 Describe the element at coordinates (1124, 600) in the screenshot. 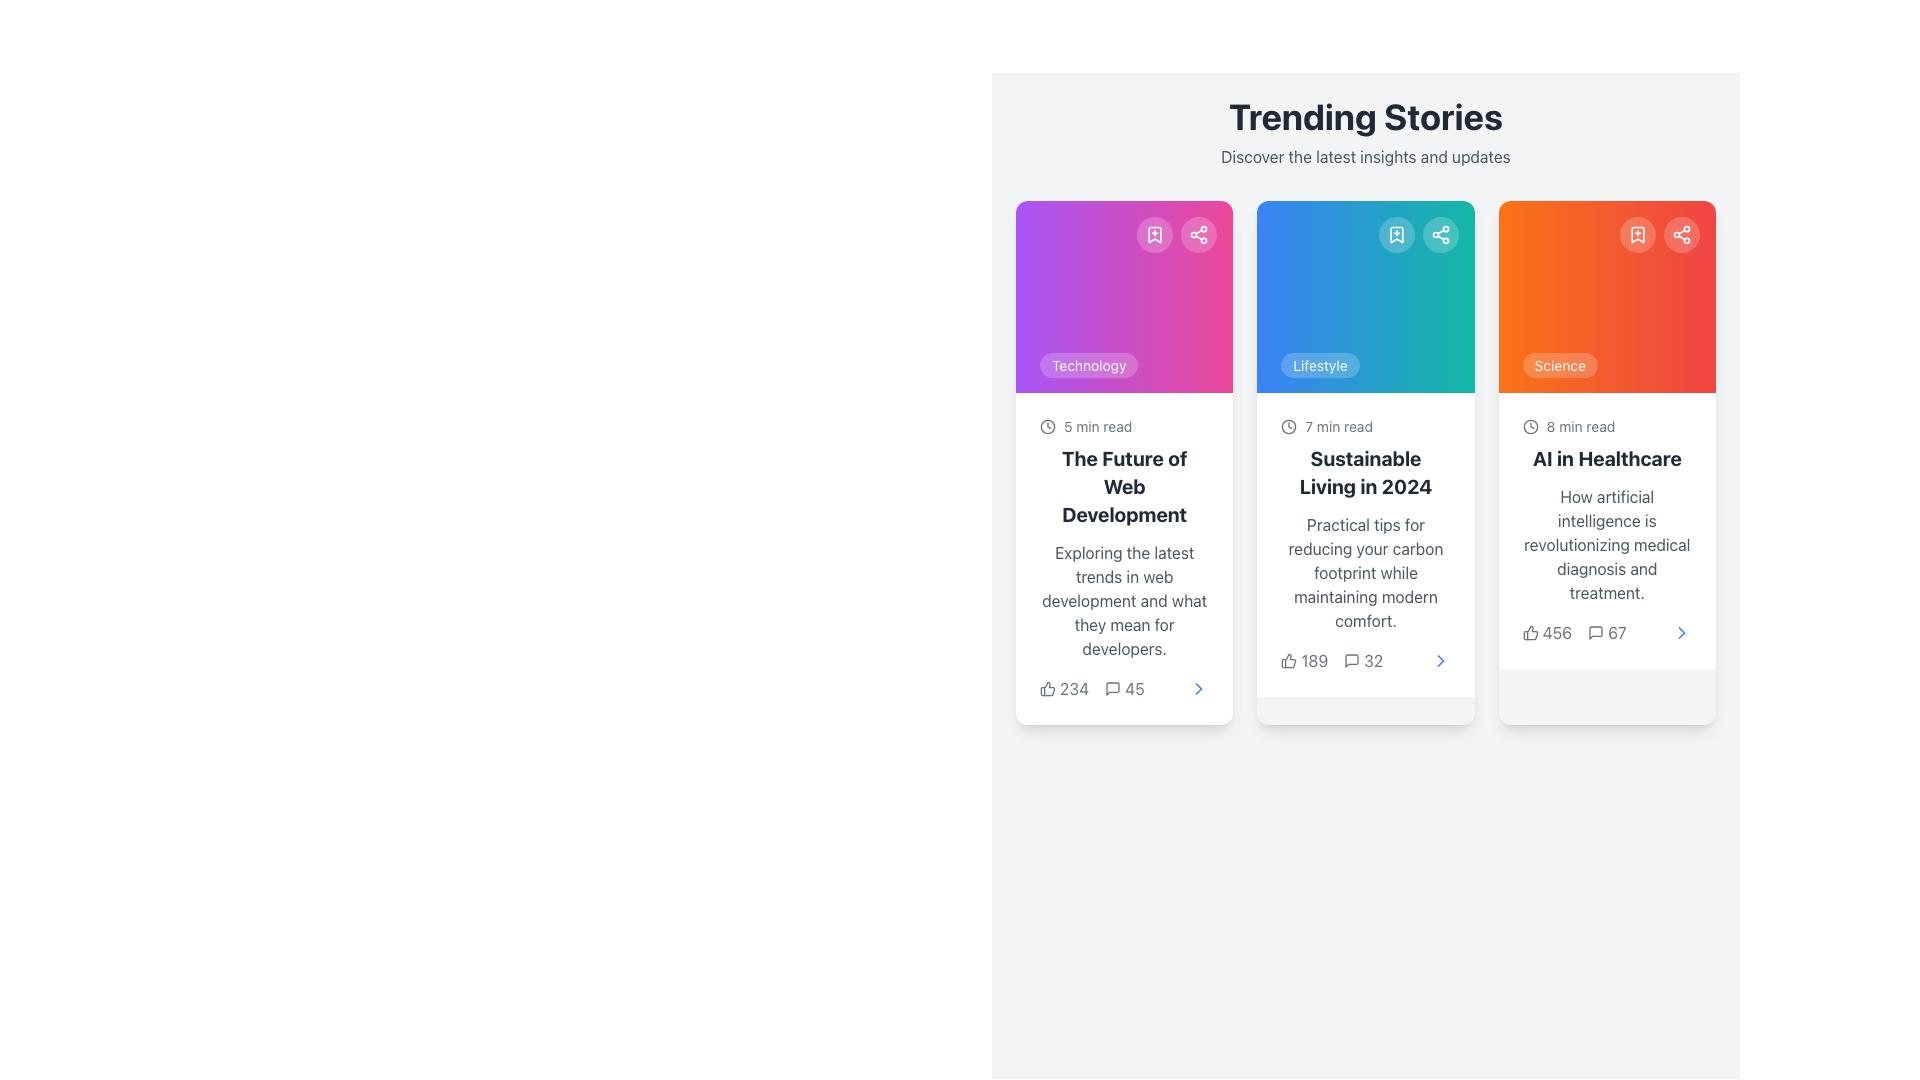

I see `context` at that location.